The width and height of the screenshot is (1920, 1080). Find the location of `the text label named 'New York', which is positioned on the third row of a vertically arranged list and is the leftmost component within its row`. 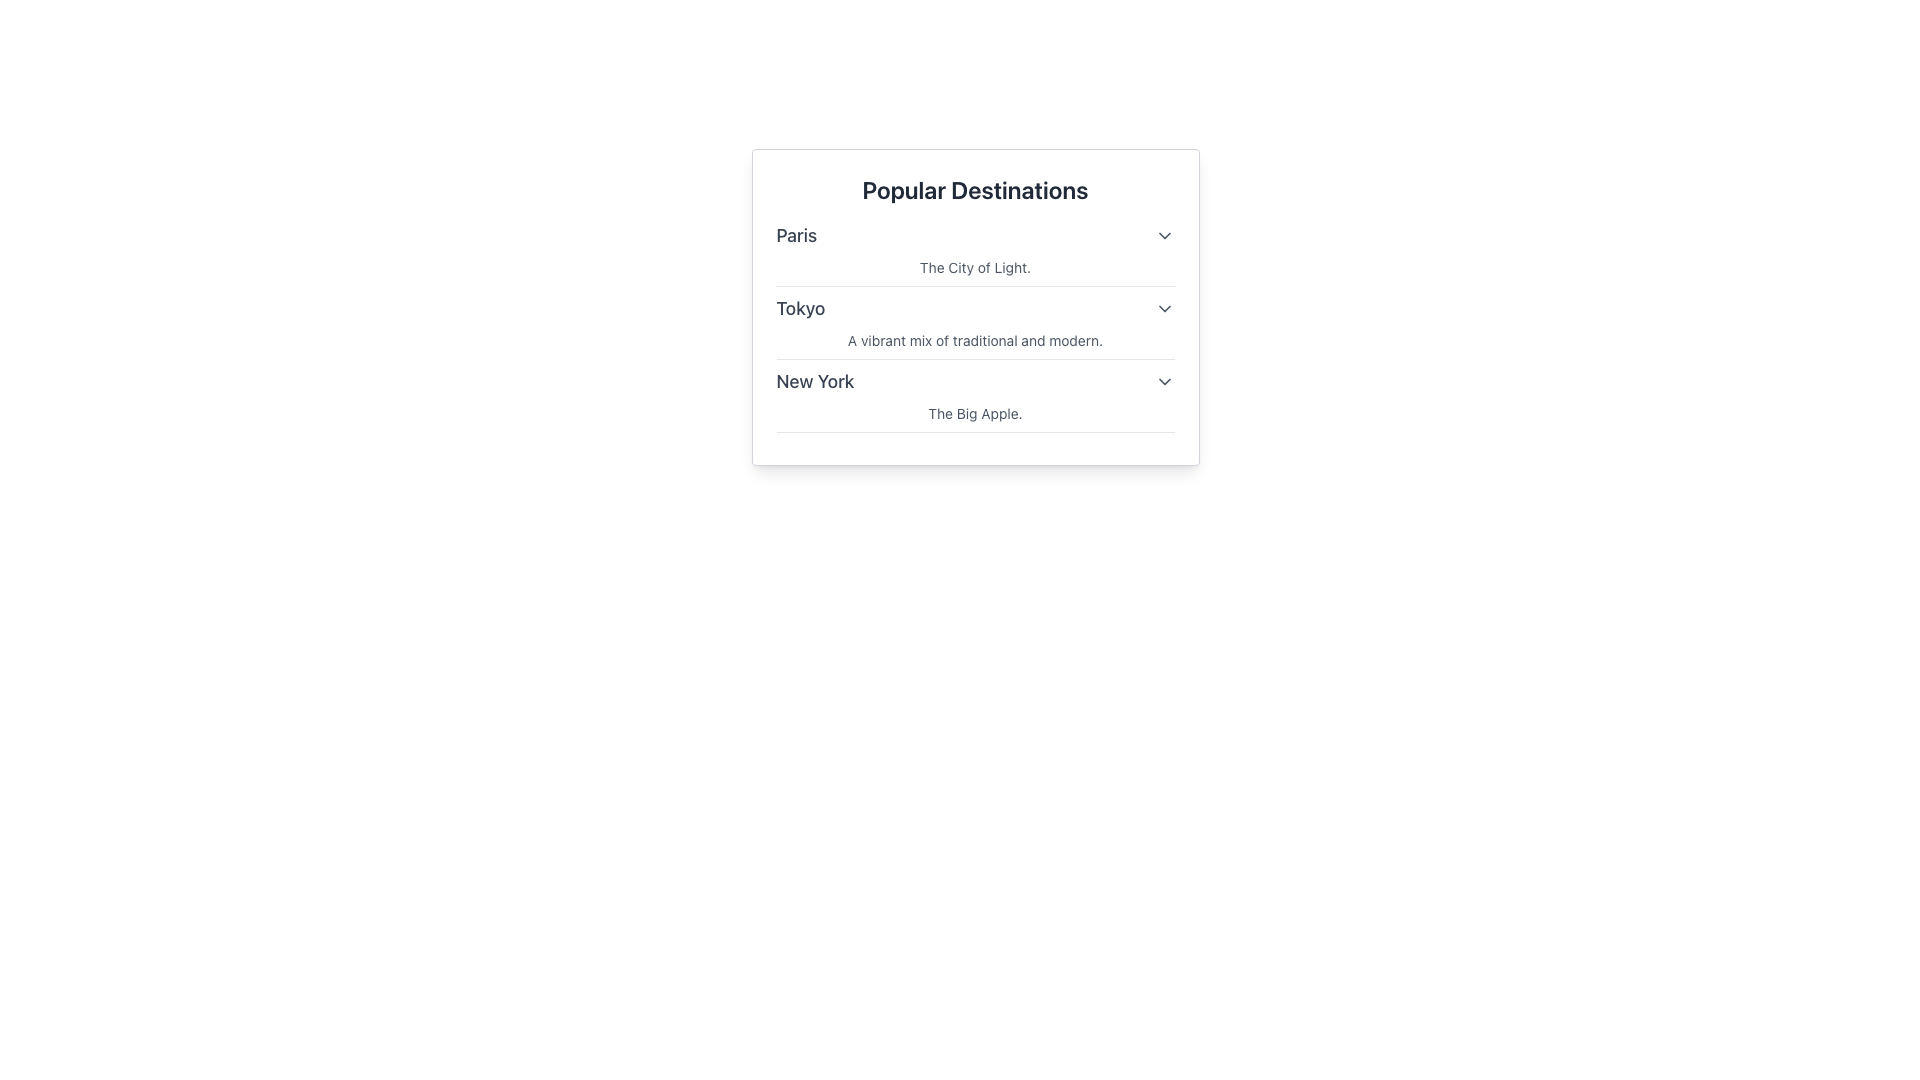

the text label named 'New York', which is positioned on the third row of a vertically arranged list and is the leftmost component within its row is located at coordinates (815, 381).